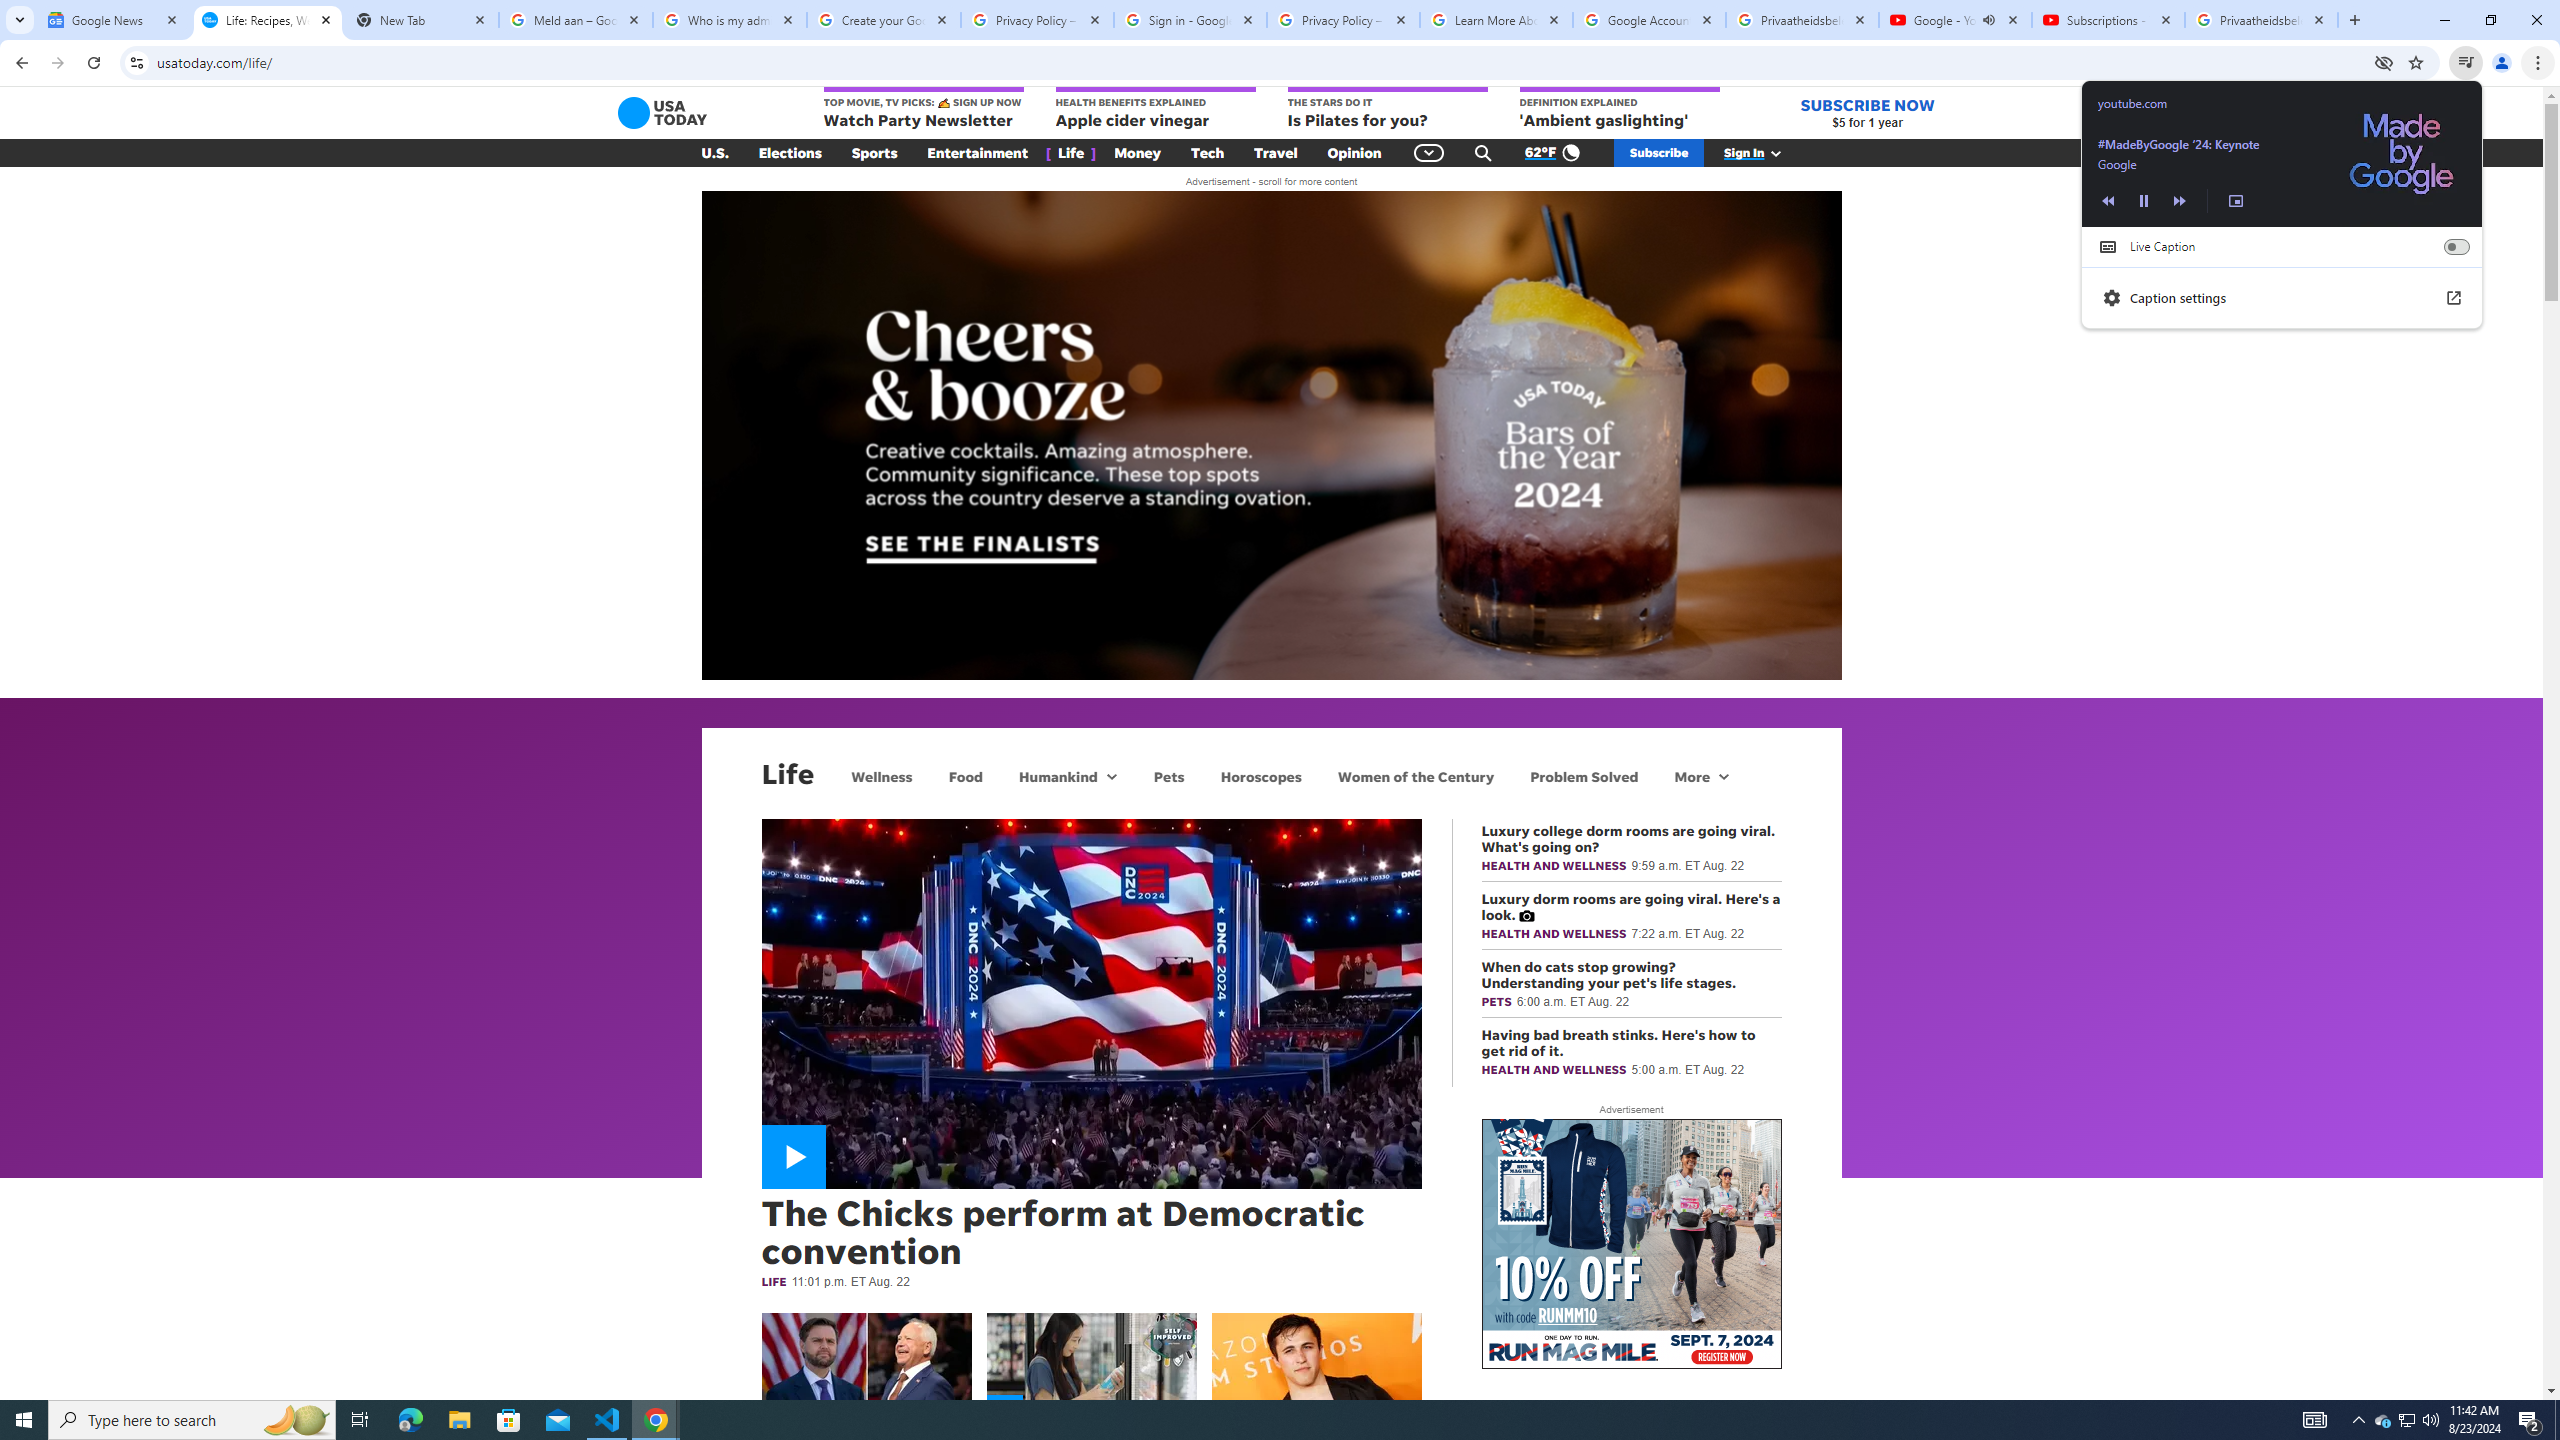 The width and height of the screenshot is (2560, 1440). I want to click on 'Chrome', so click(2539, 62).